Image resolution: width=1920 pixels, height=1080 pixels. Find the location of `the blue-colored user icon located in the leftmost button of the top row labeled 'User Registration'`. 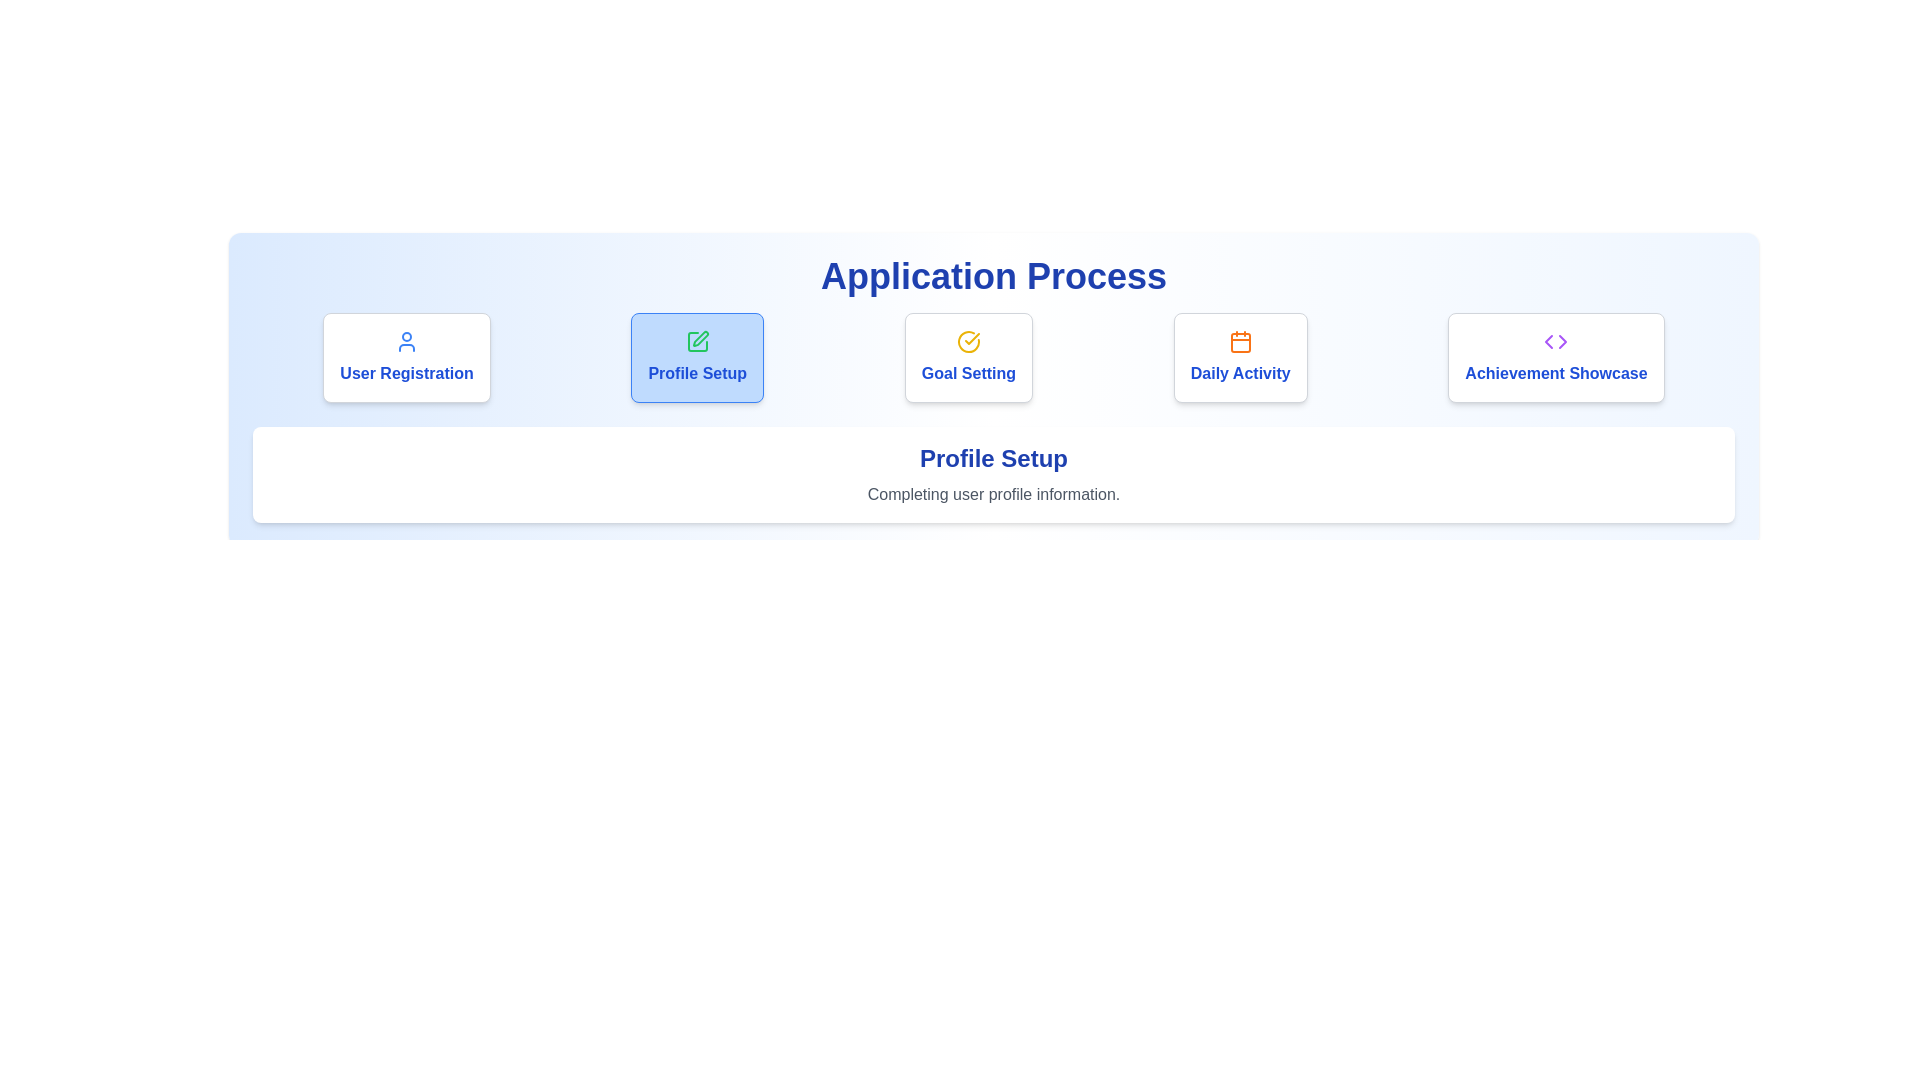

the blue-colored user icon located in the leftmost button of the top row labeled 'User Registration' is located at coordinates (406, 341).